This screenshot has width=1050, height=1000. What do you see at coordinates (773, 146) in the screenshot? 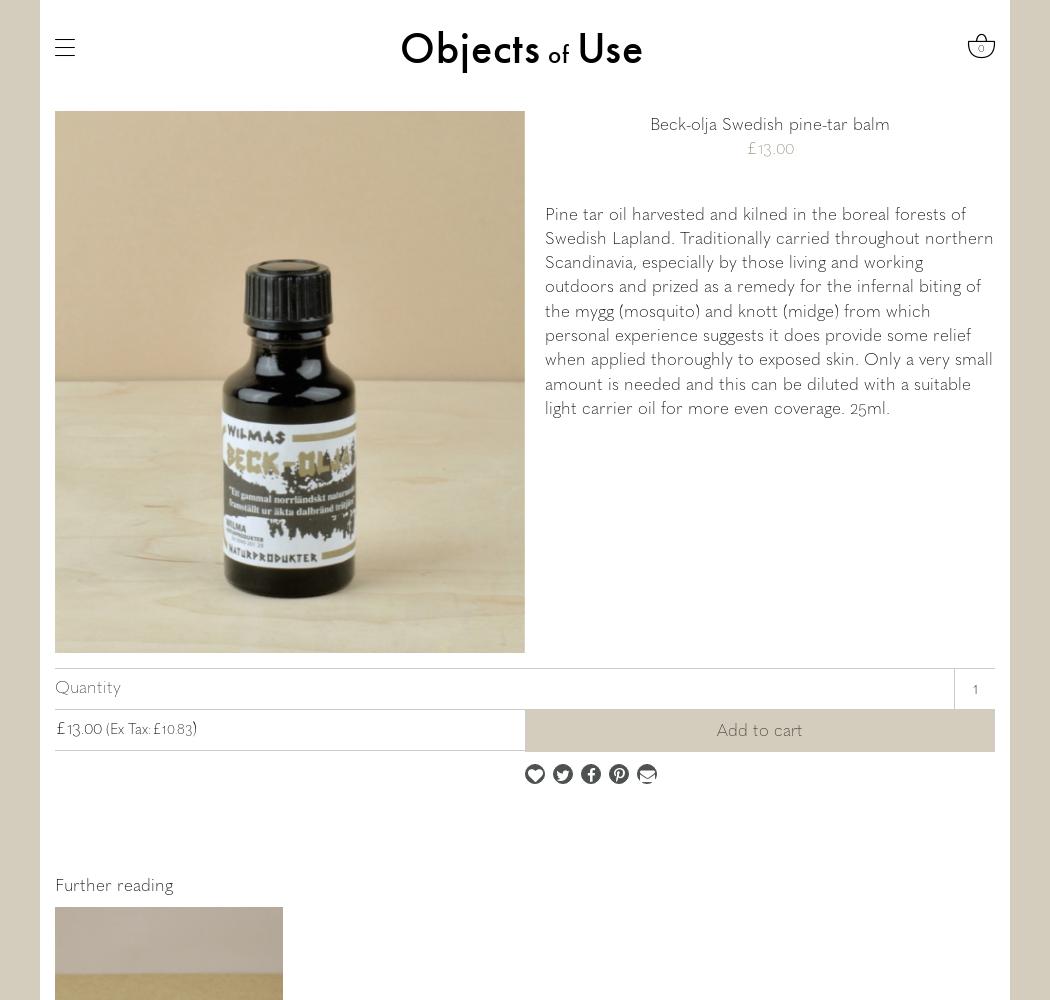
I see `'.'` at bounding box center [773, 146].